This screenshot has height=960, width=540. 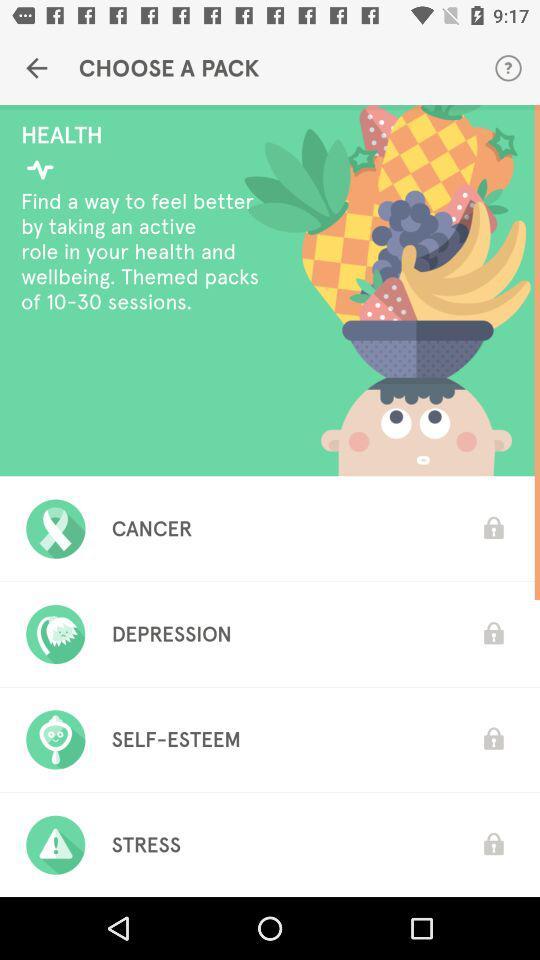 What do you see at coordinates (151, 527) in the screenshot?
I see `cancer icon` at bounding box center [151, 527].